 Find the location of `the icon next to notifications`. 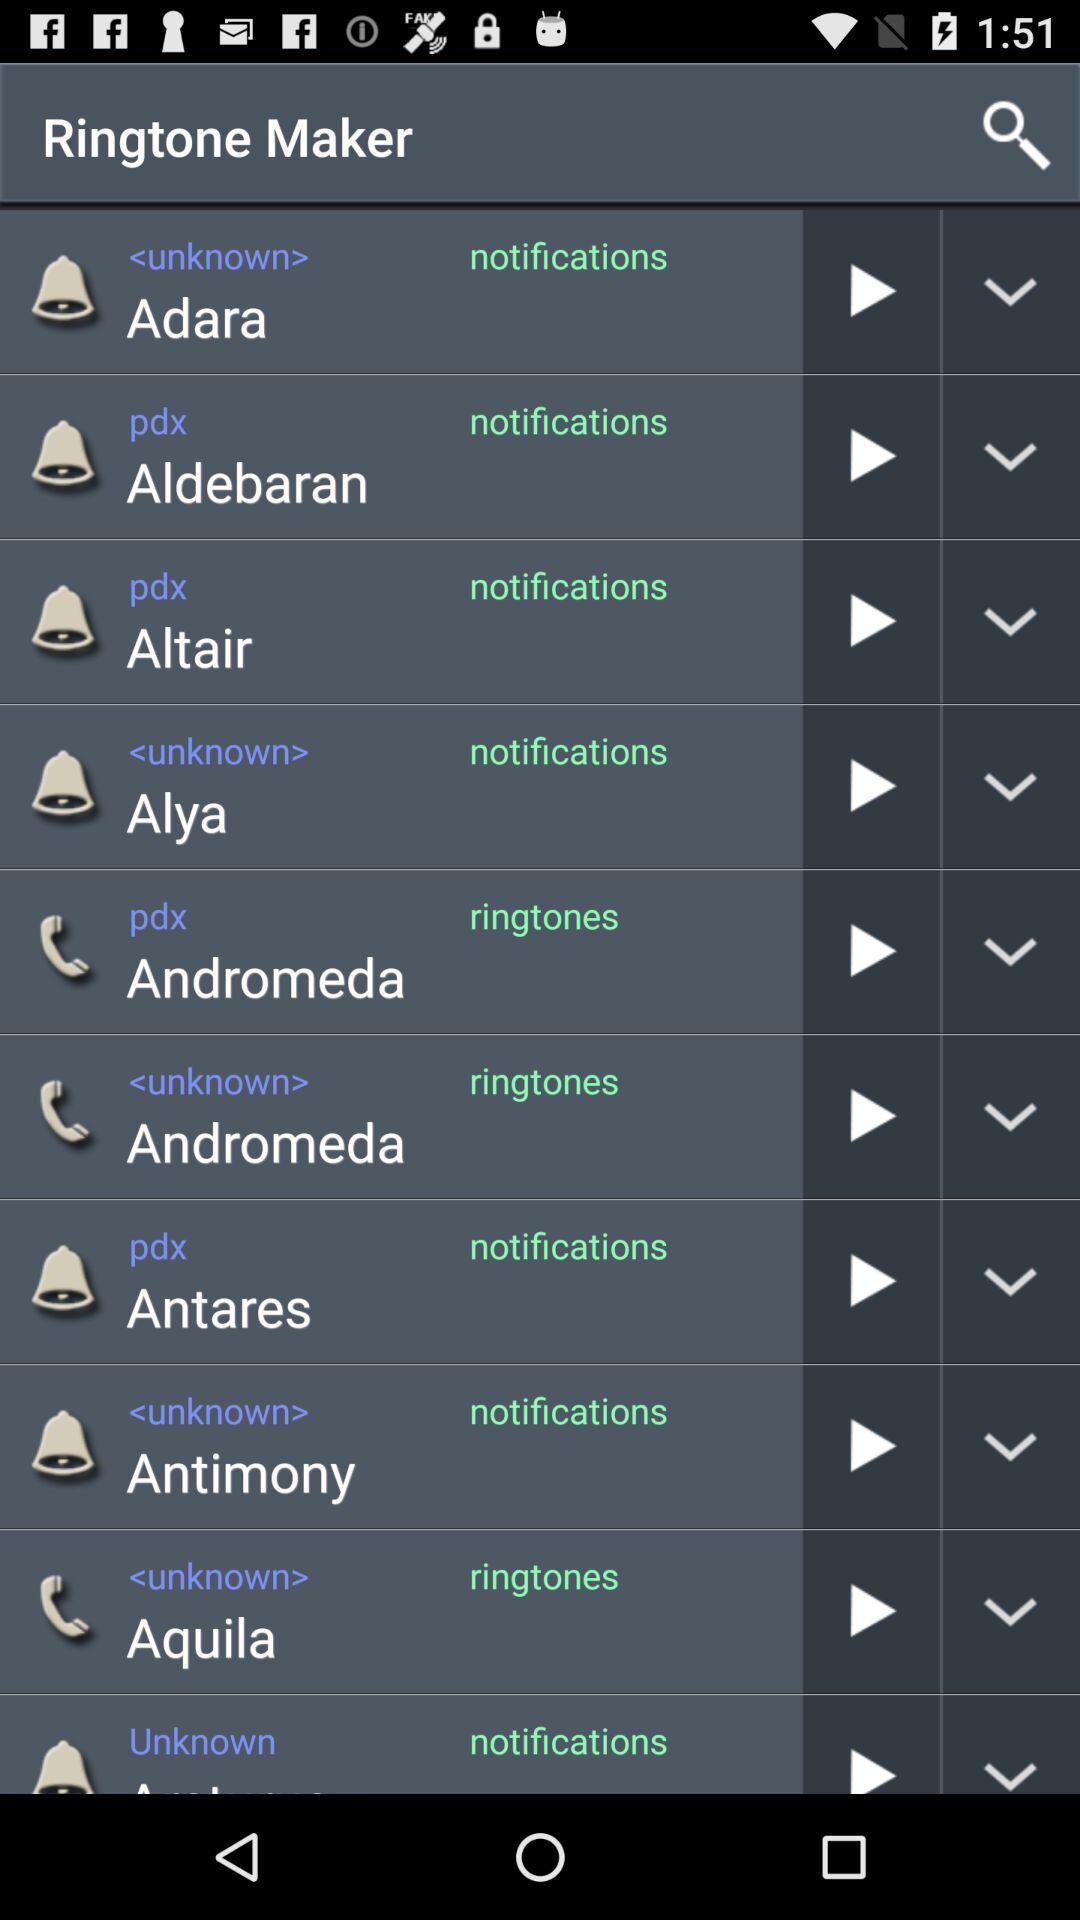

the icon next to notifications is located at coordinates (189, 646).